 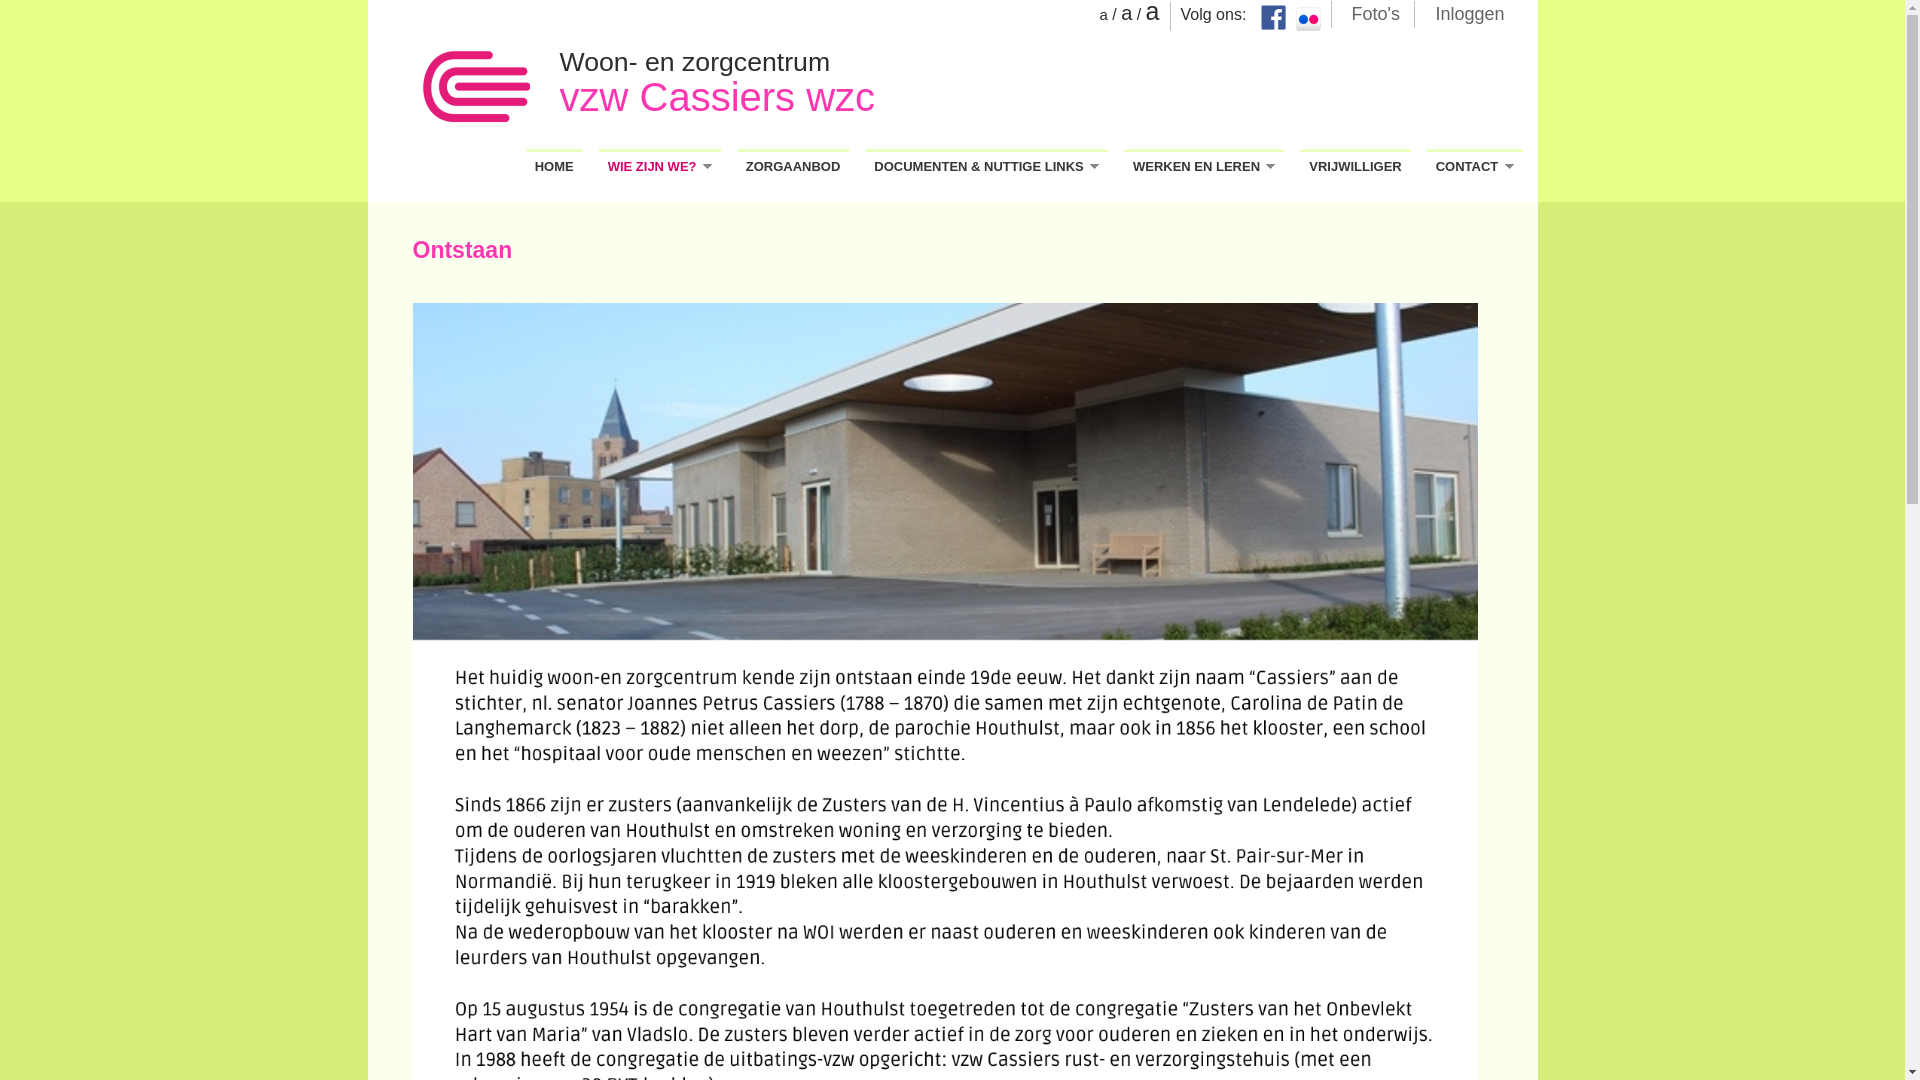 I want to click on 'Flickr', so click(x=1296, y=19).